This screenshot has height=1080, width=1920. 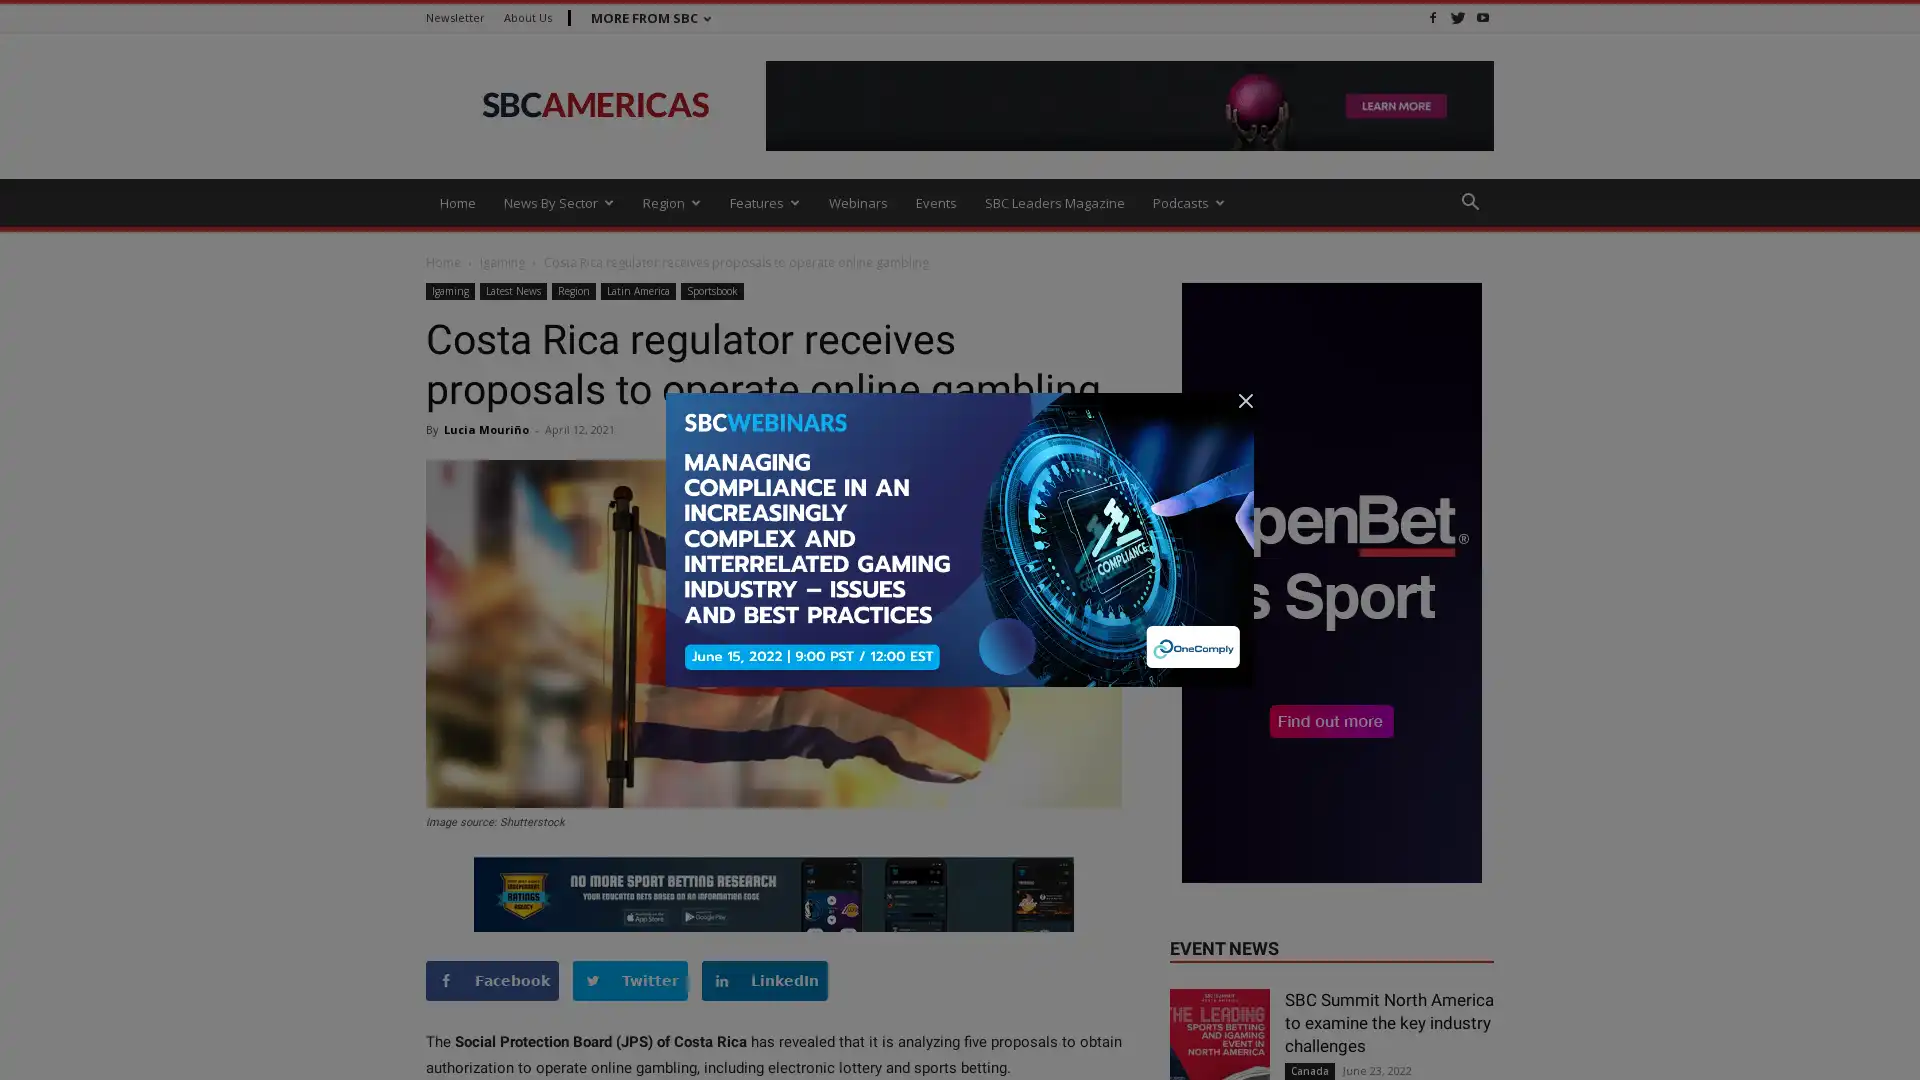 I want to click on Close, so click(x=1884, y=1040).